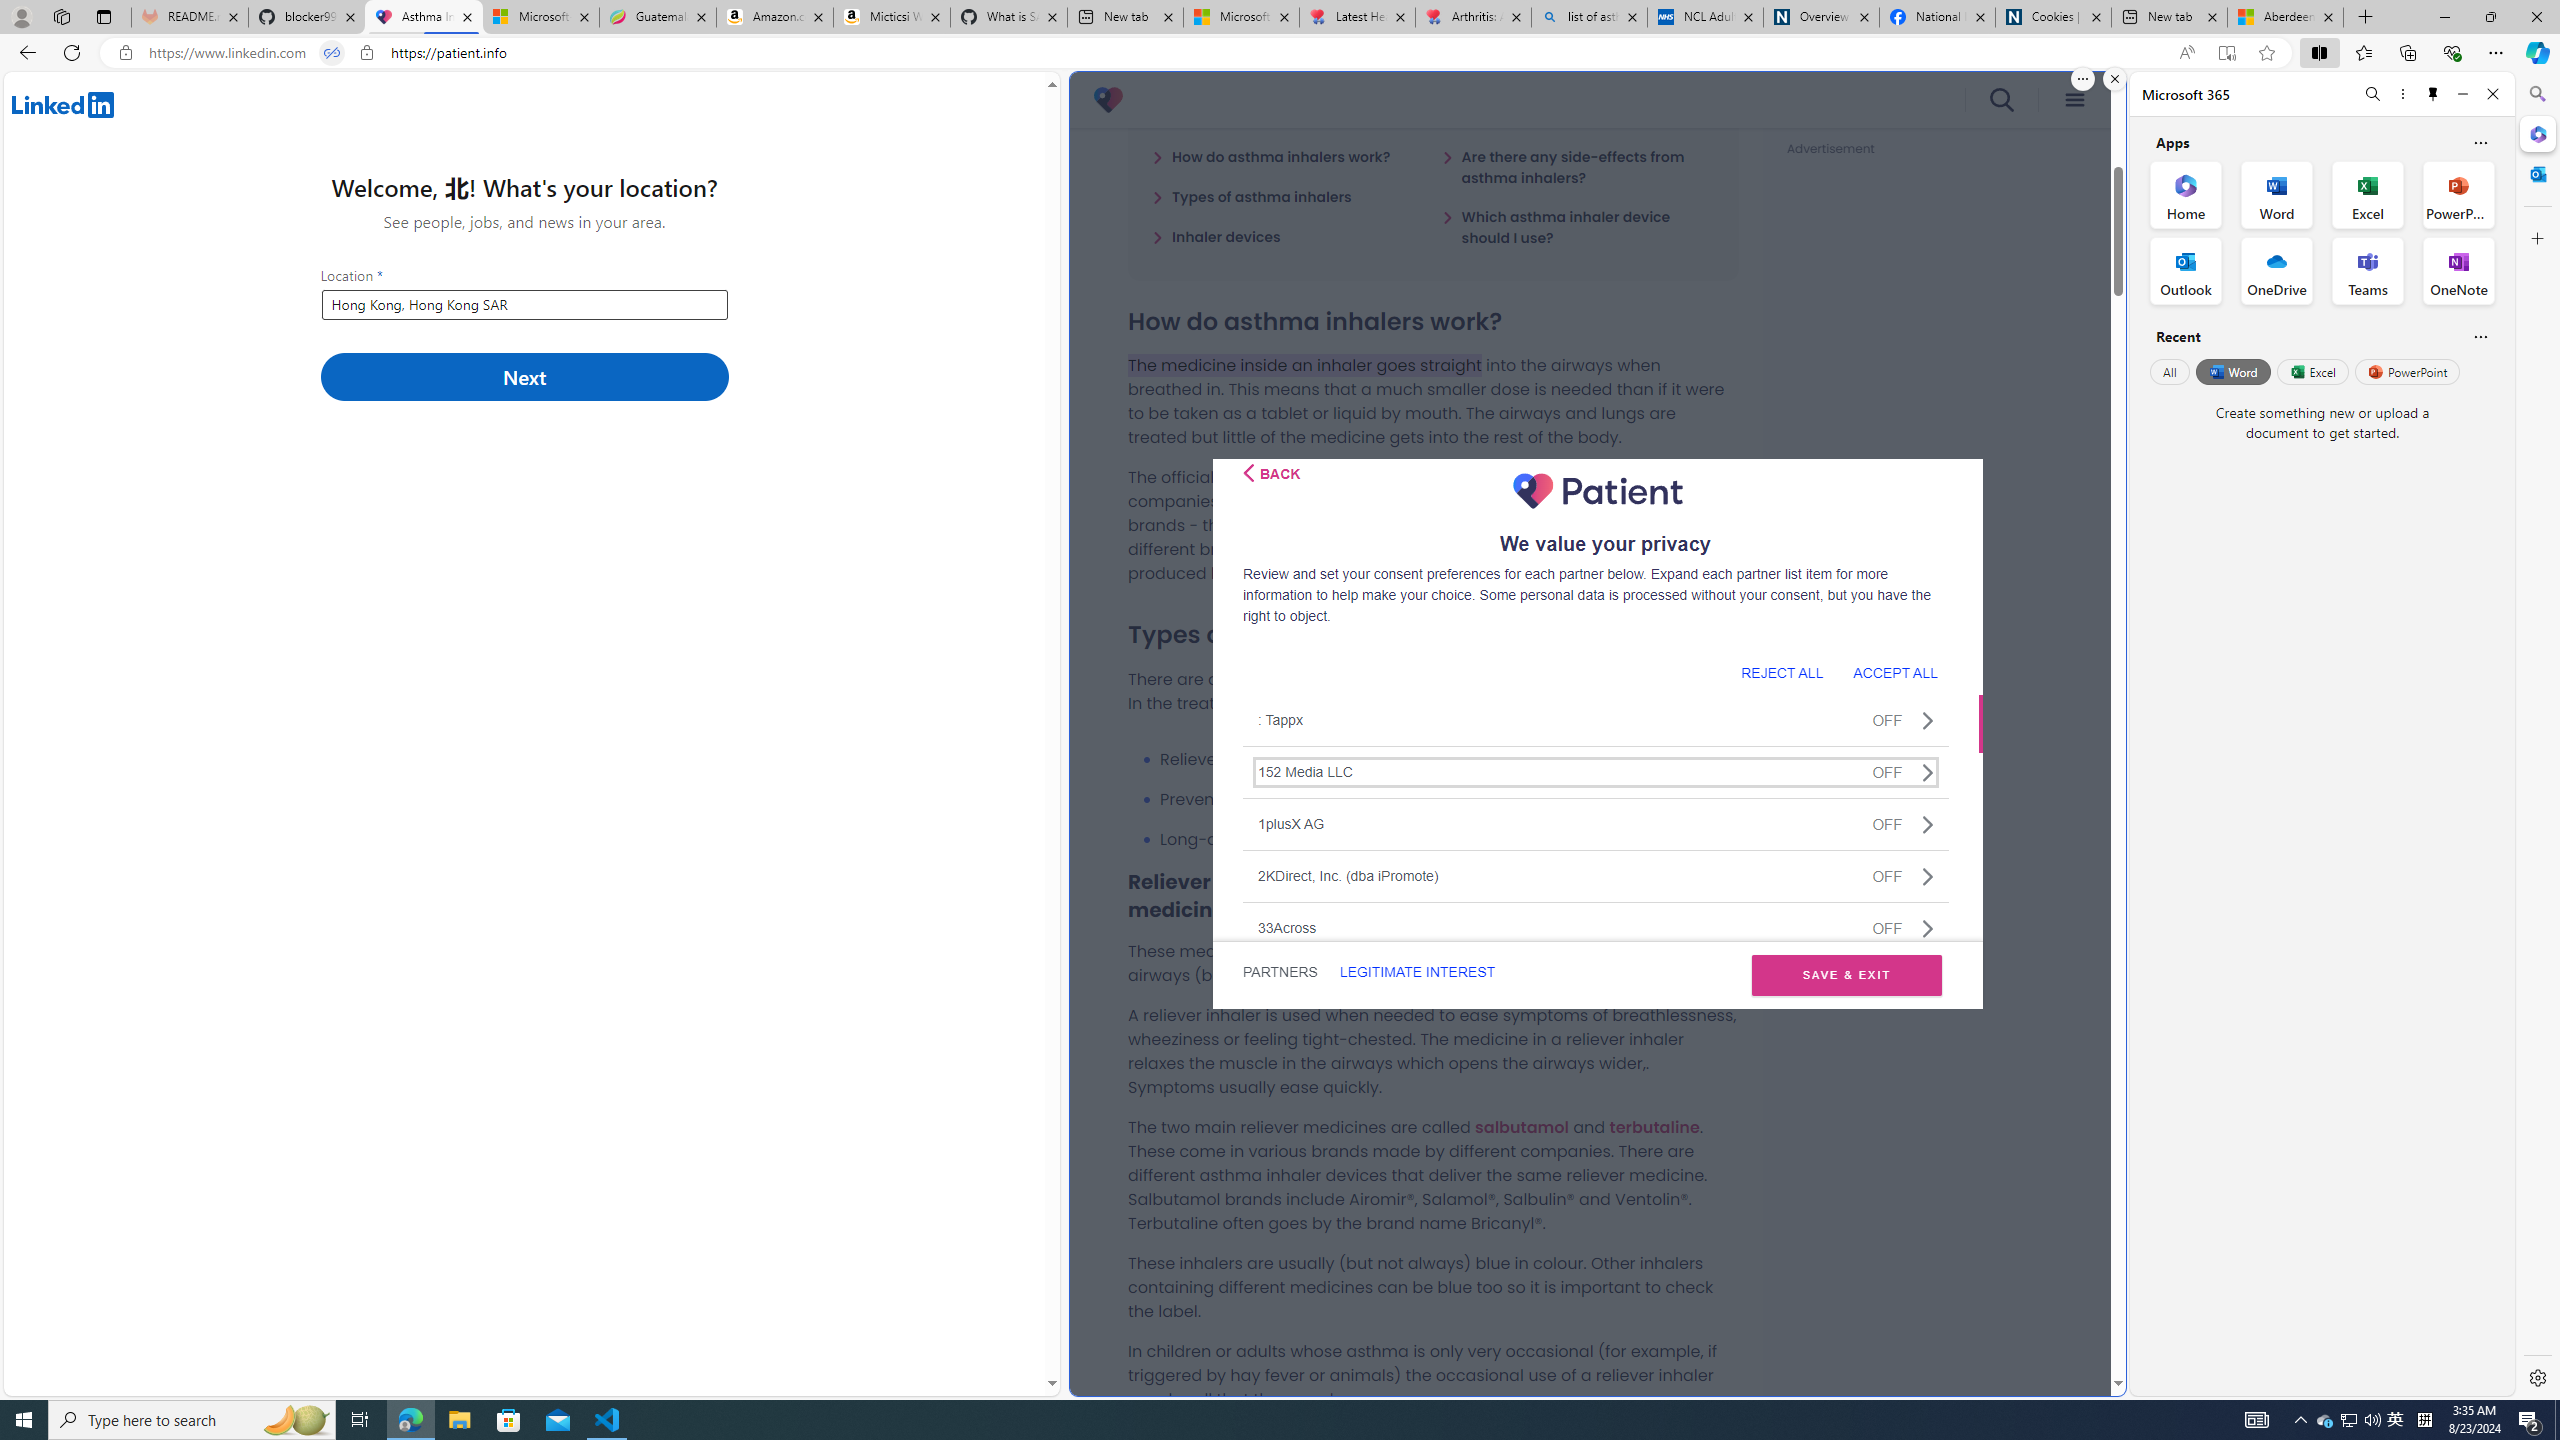  Describe the element at coordinates (2168, 371) in the screenshot. I see `'All'` at that location.